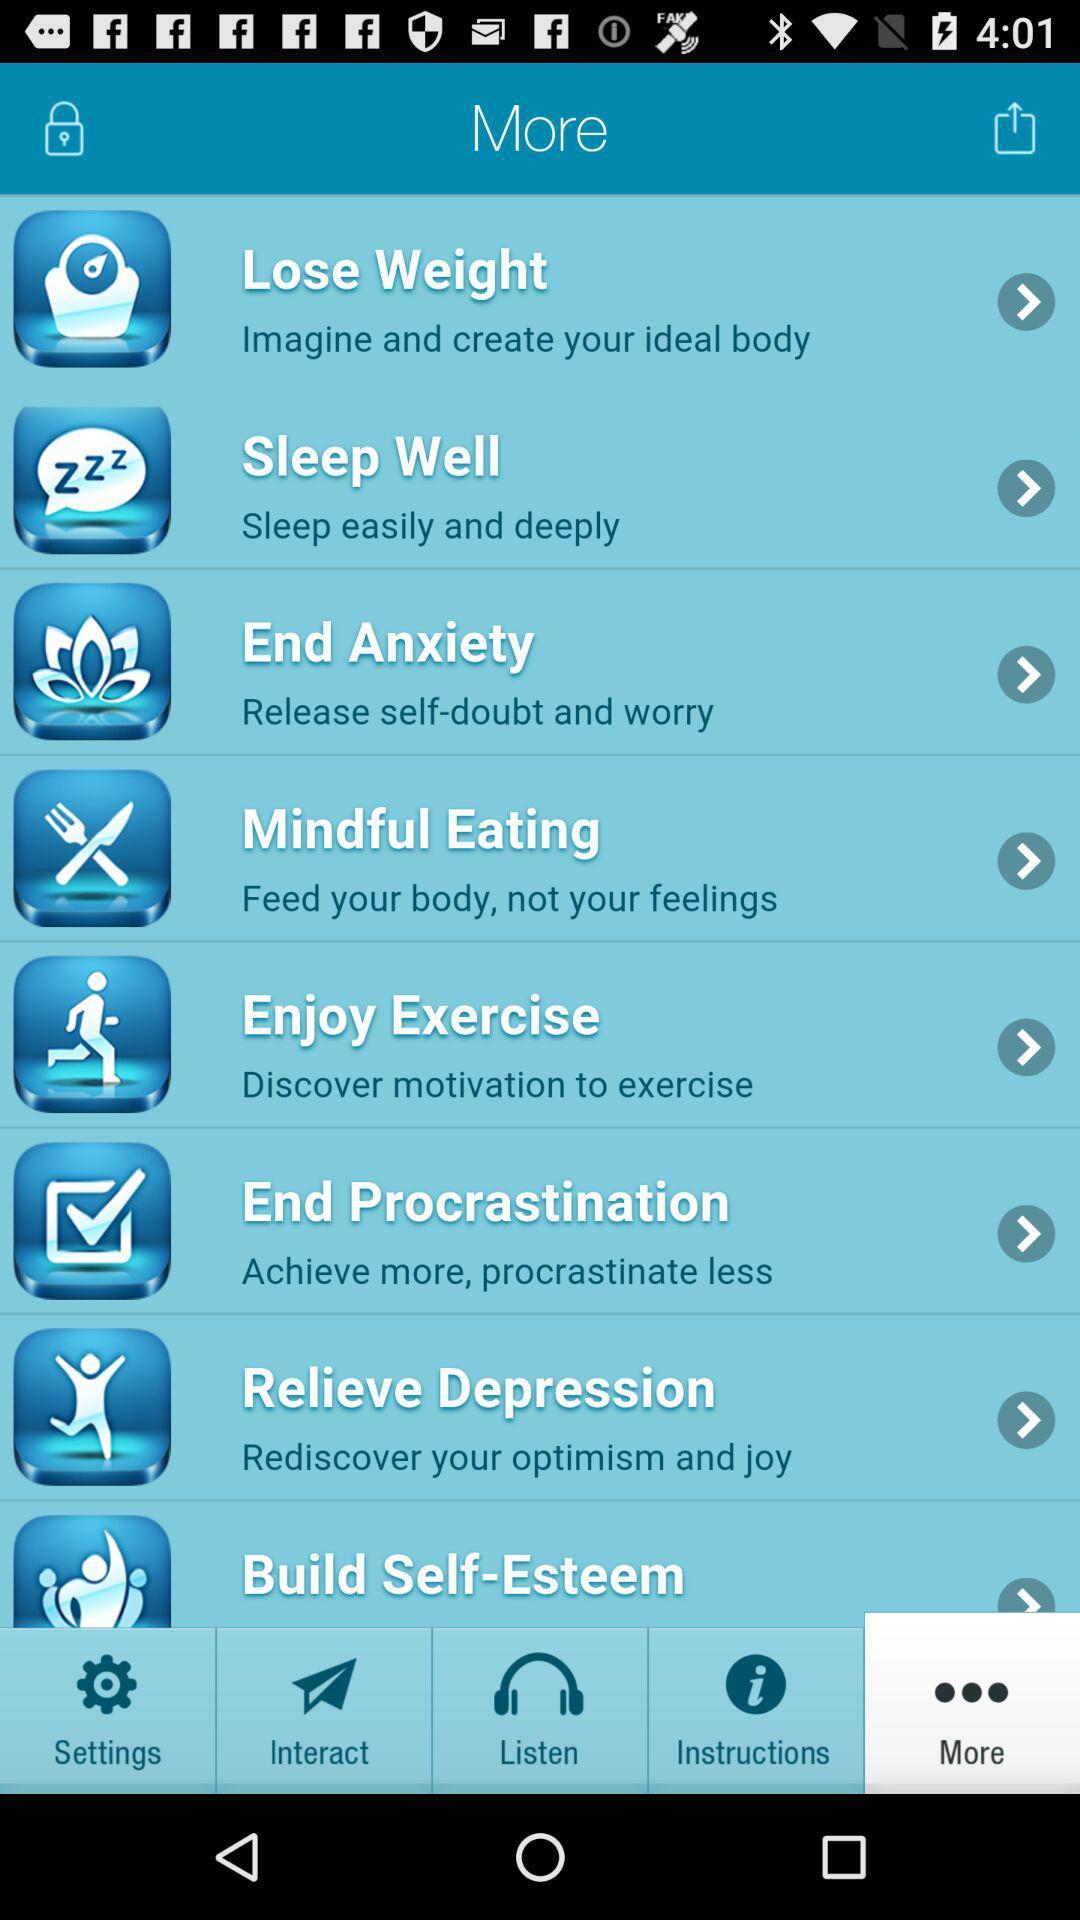 The height and width of the screenshot is (1920, 1080). What do you see at coordinates (108, 1701) in the screenshot?
I see `configuration` at bounding box center [108, 1701].